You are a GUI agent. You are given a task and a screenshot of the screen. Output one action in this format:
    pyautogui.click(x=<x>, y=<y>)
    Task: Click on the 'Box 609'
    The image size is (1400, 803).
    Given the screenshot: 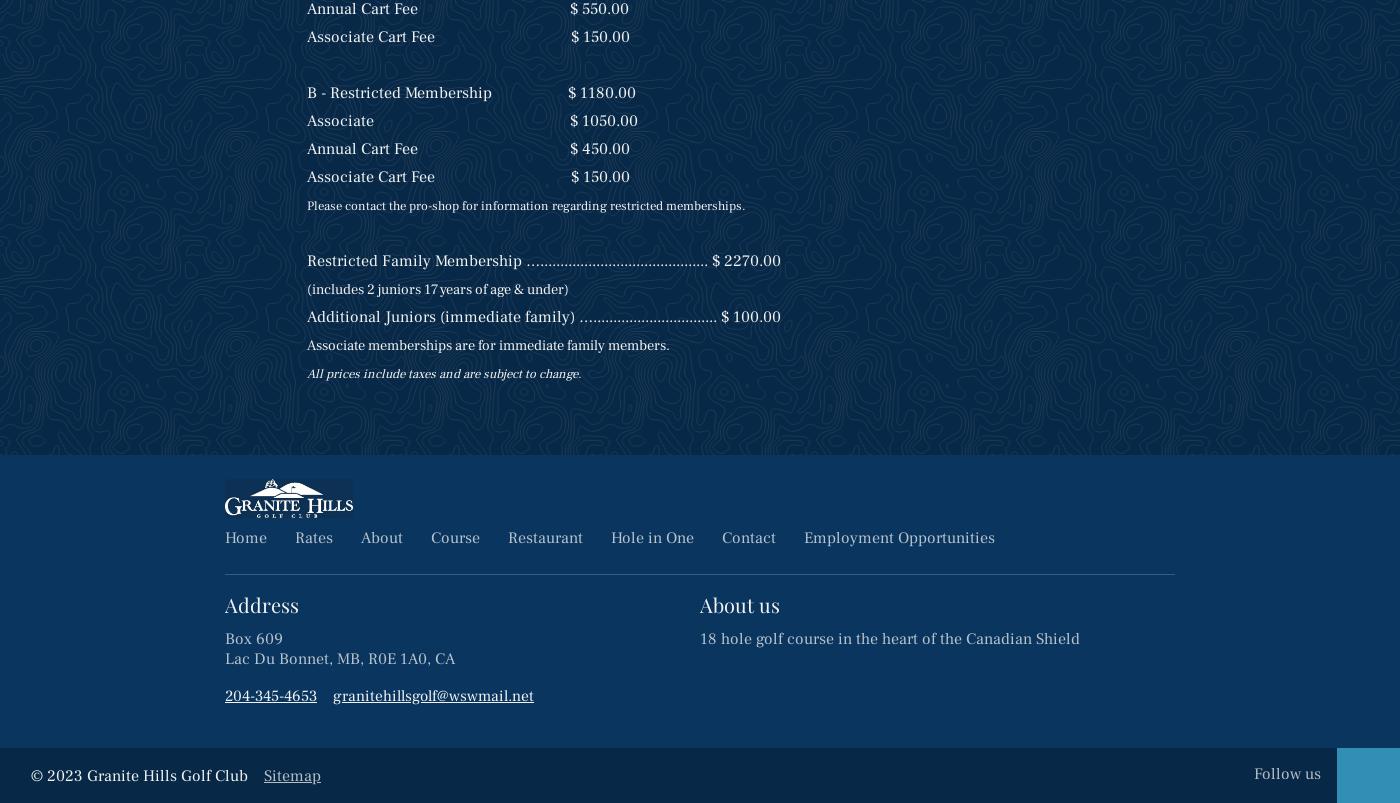 What is the action you would take?
    pyautogui.click(x=253, y=637)
    